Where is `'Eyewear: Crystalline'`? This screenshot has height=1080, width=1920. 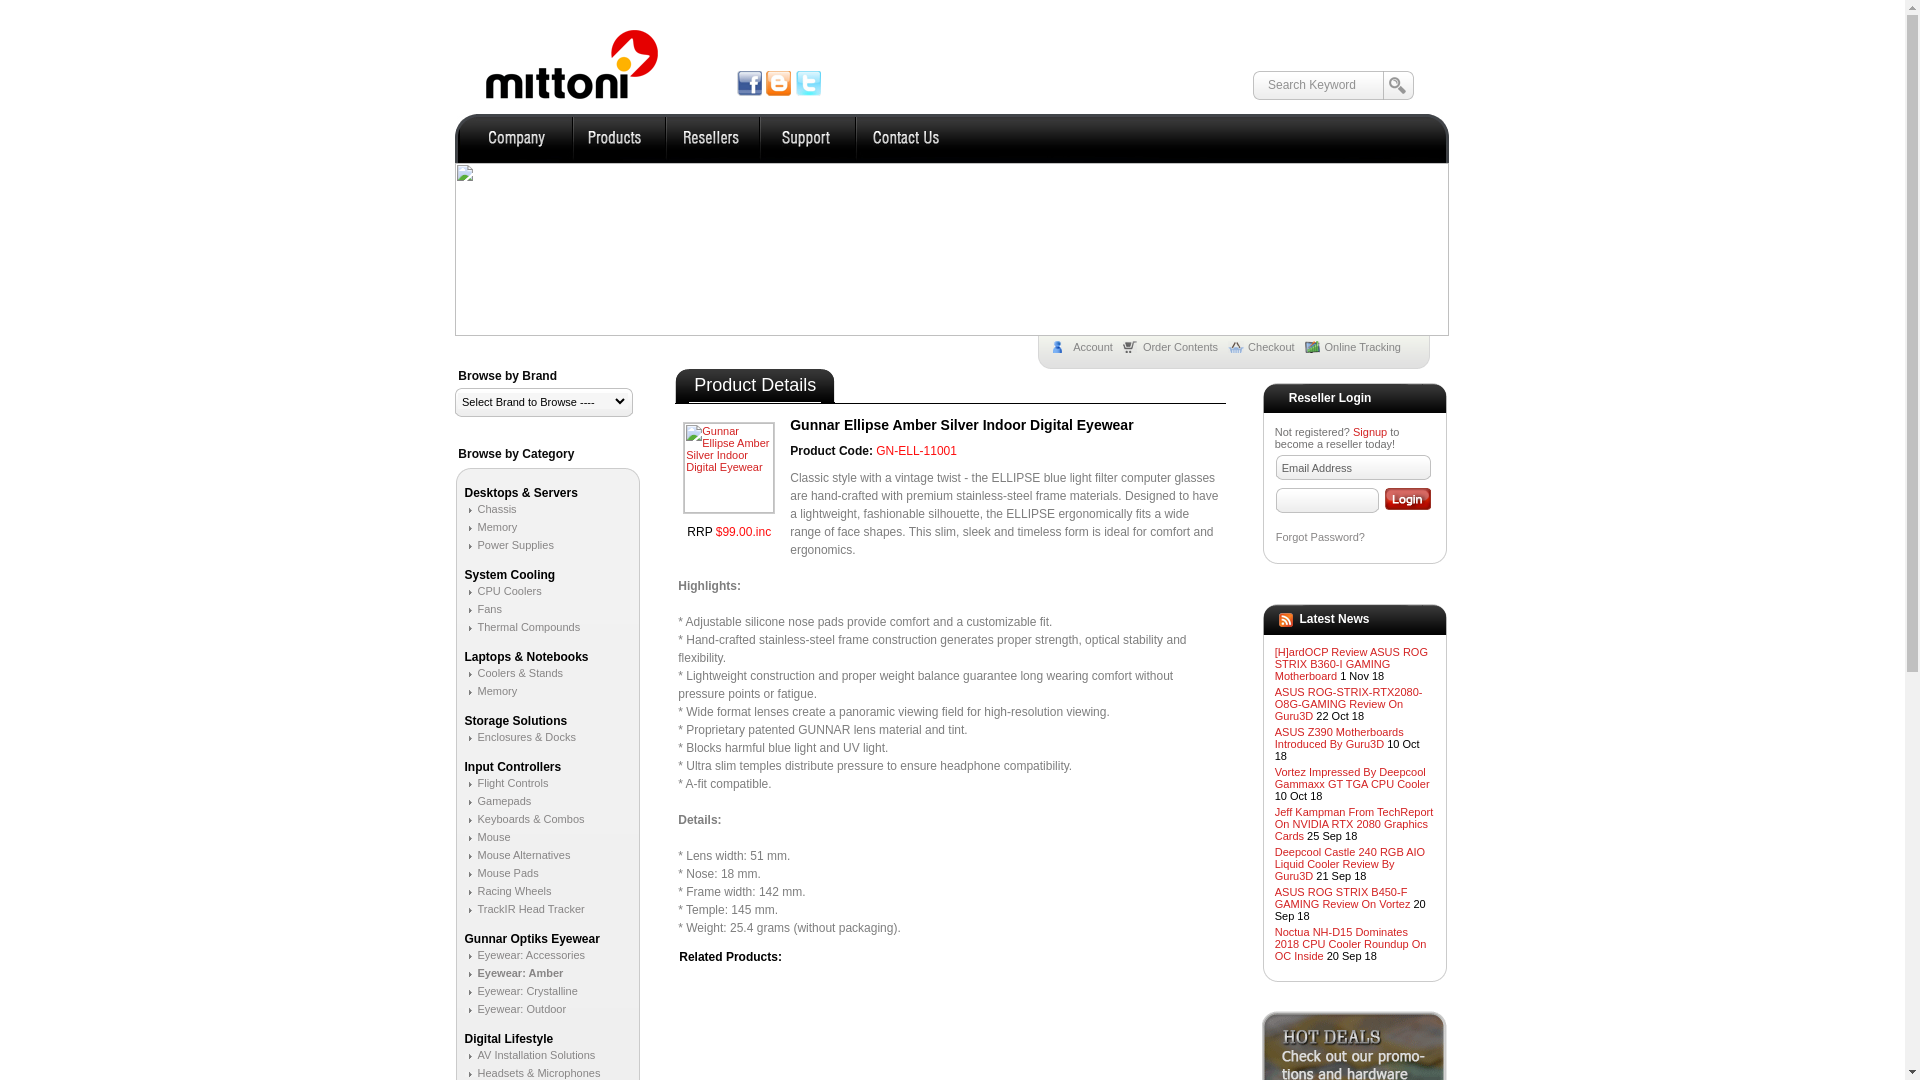 'Eyewear: Crystalline' is located at coordinates (520, 991).